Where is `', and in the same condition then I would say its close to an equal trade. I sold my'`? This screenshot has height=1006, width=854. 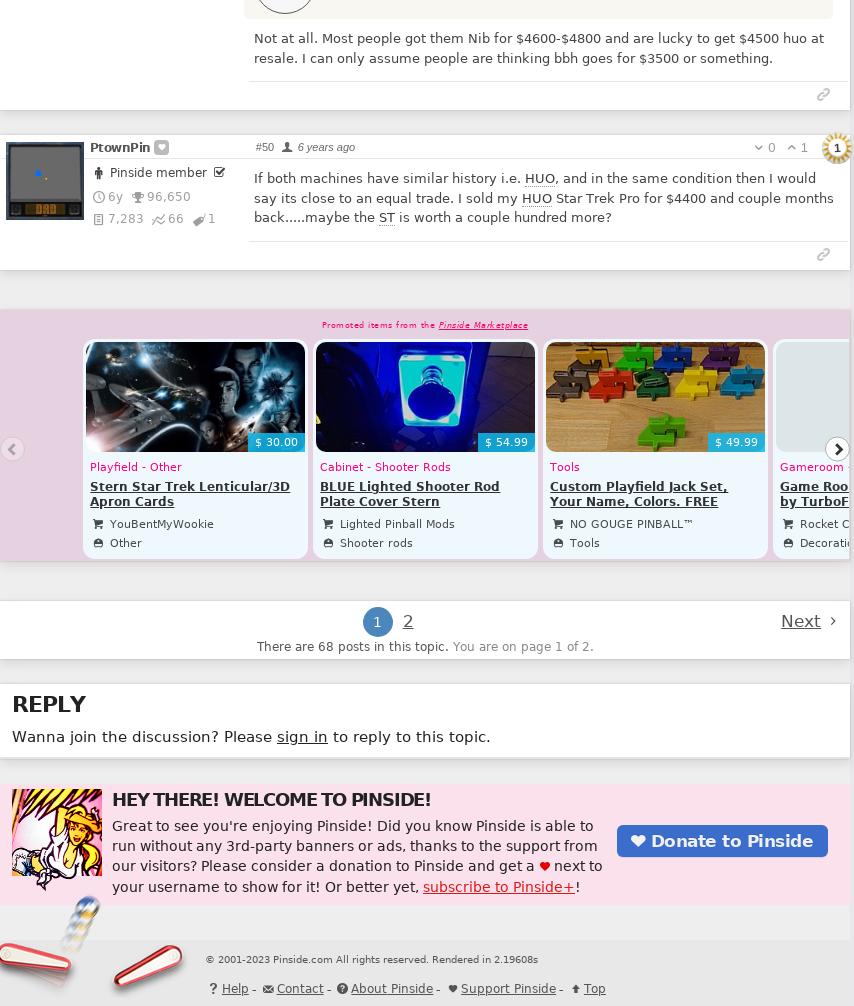
', and in the same condition then I would say its close to an equal trade. I sold my' is located at coordinates (534, 188).